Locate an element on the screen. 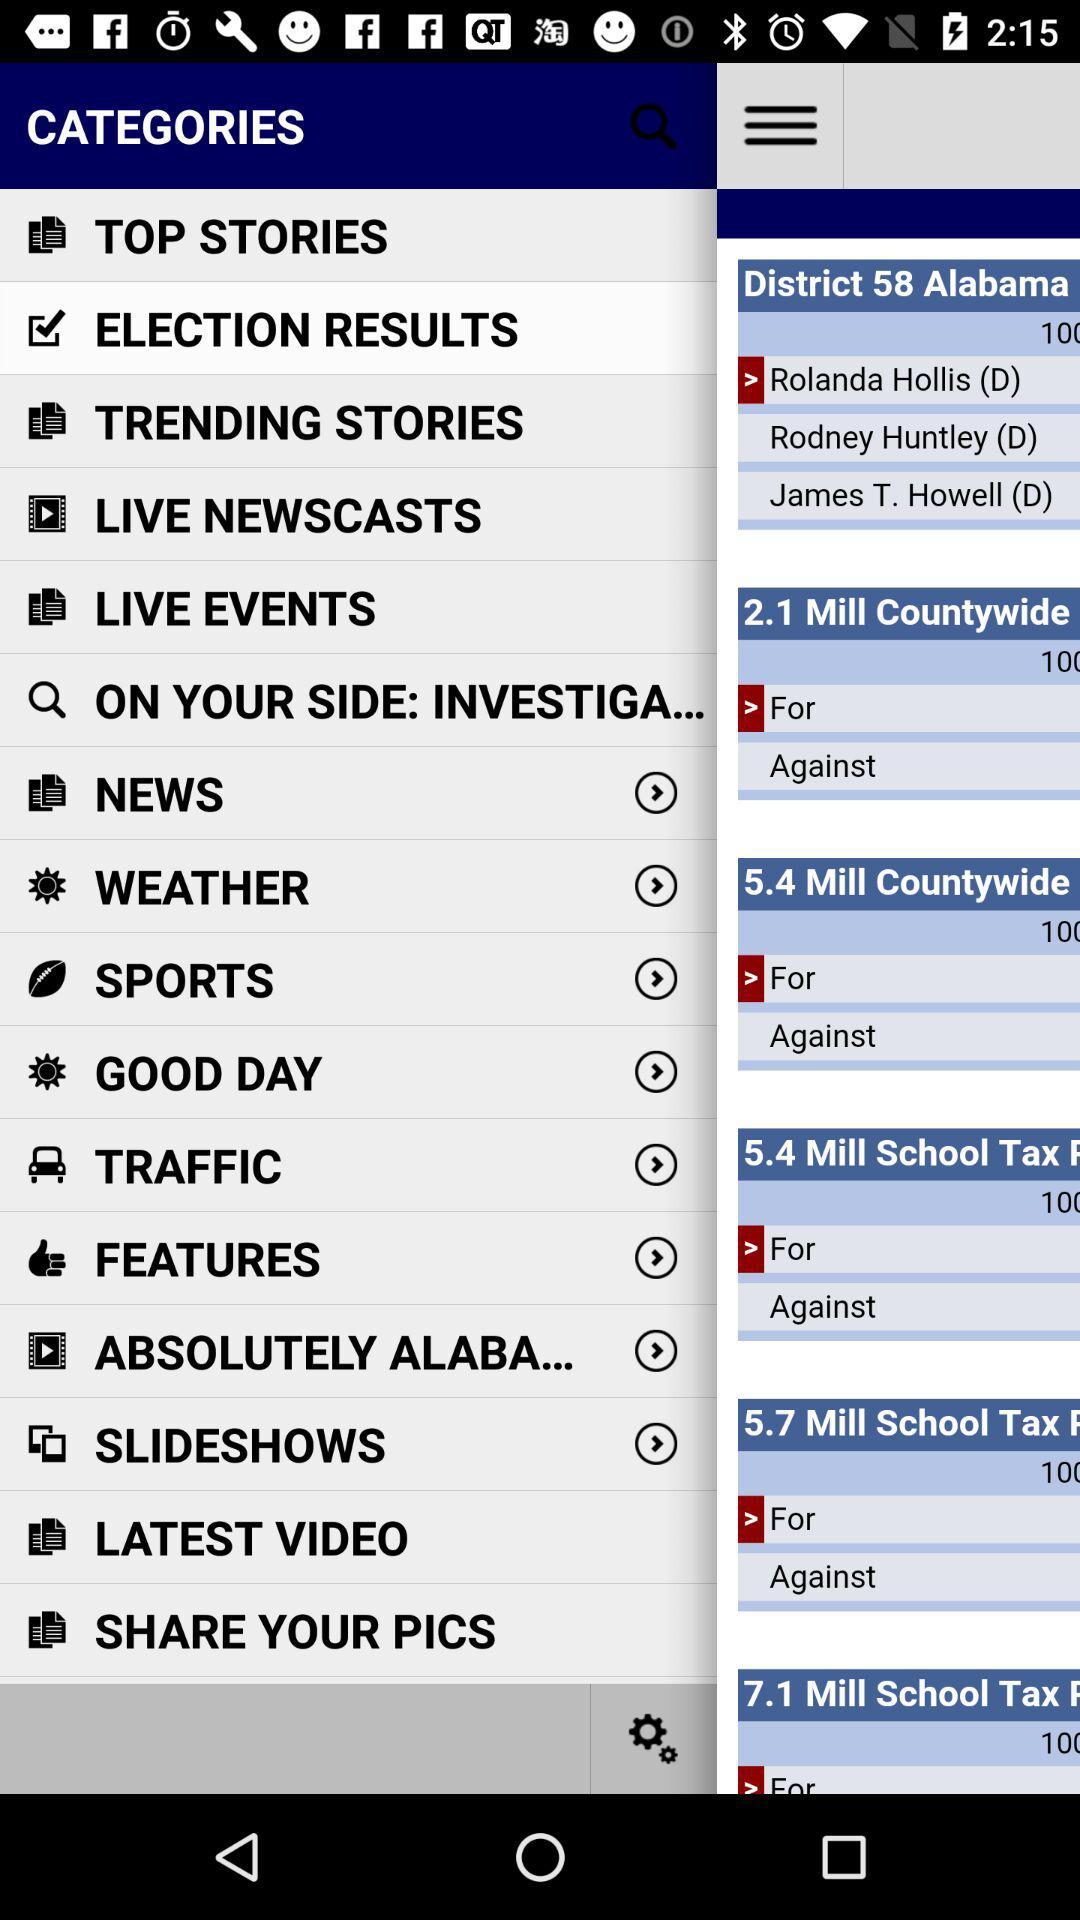 The height and width of the screenshot is (1920, 1080). icon on left side of text top stories is located at coordinates (45, 235).